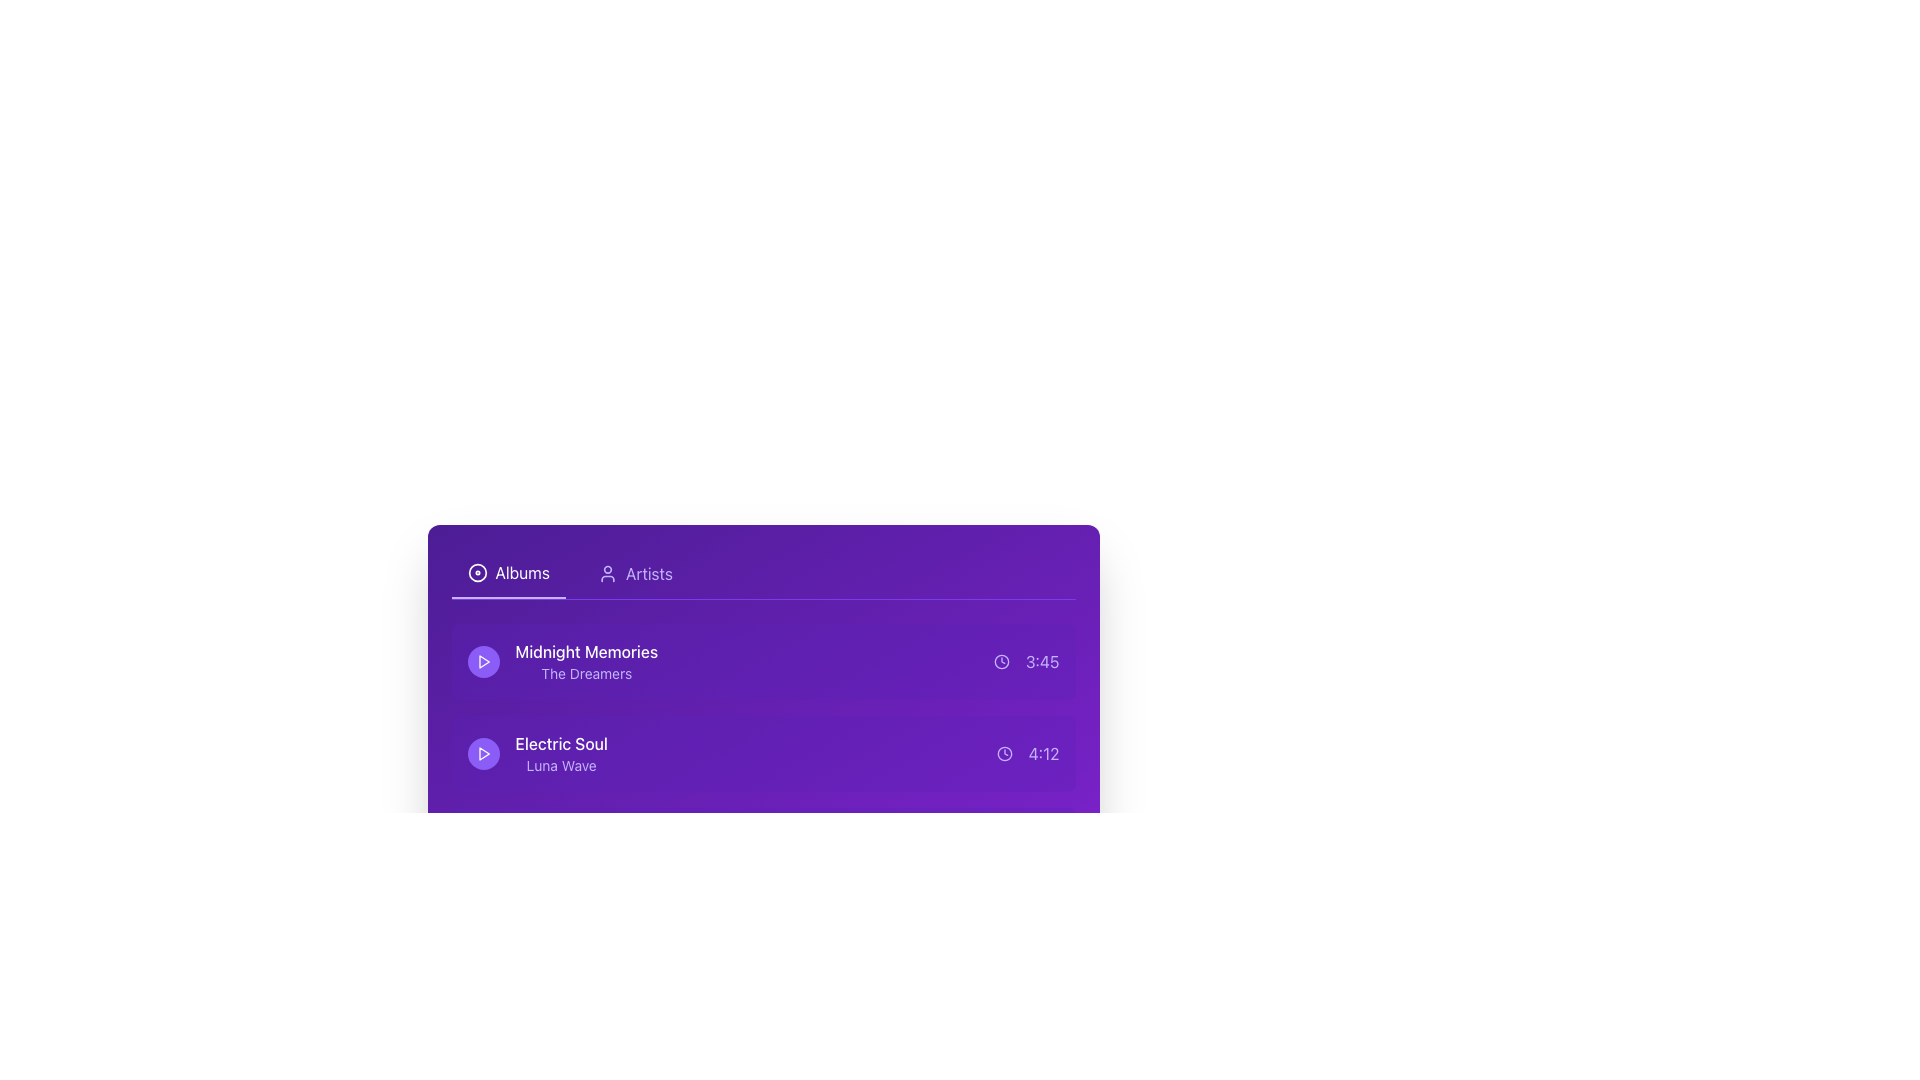 The height and width of the screenshot is (1080, 1920). I want to click on the Duration display element, which is the last component in the horizontal arrangement of the first track in the playlist, positioned at the far right of the row, so click(1026, 662).